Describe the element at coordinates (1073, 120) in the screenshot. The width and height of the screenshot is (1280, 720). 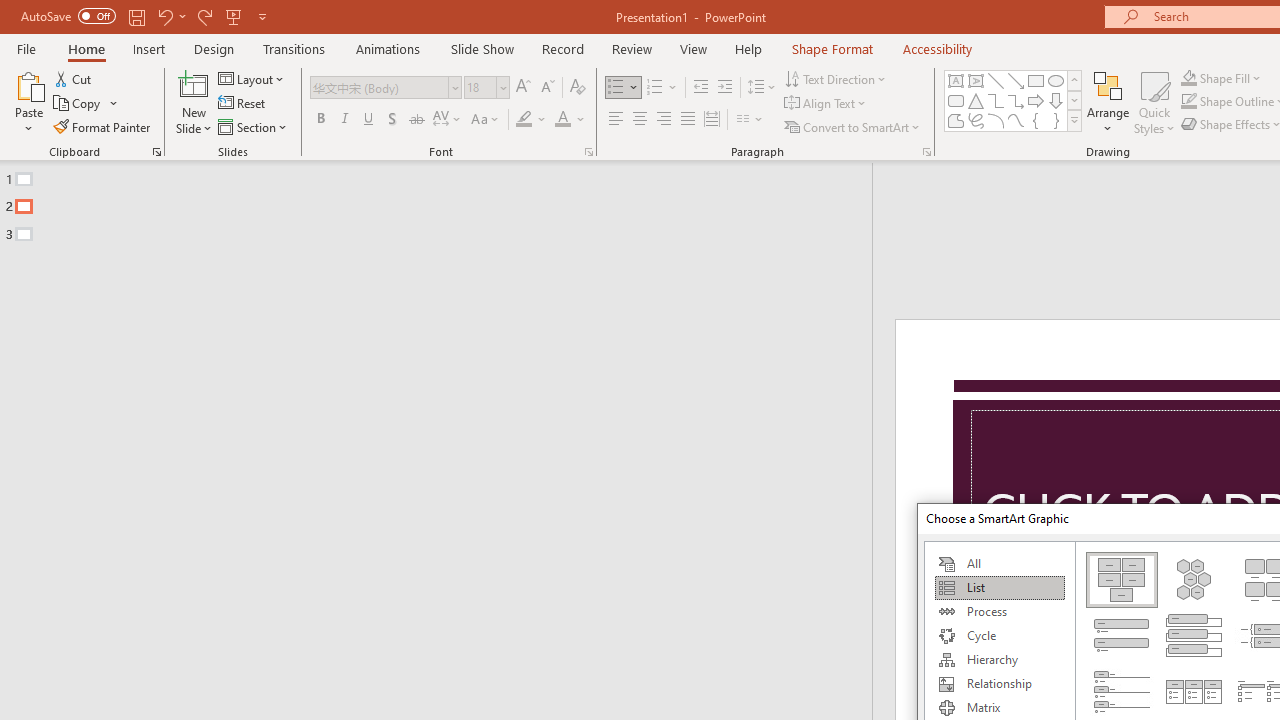
I see `'Shapes'` at that location.